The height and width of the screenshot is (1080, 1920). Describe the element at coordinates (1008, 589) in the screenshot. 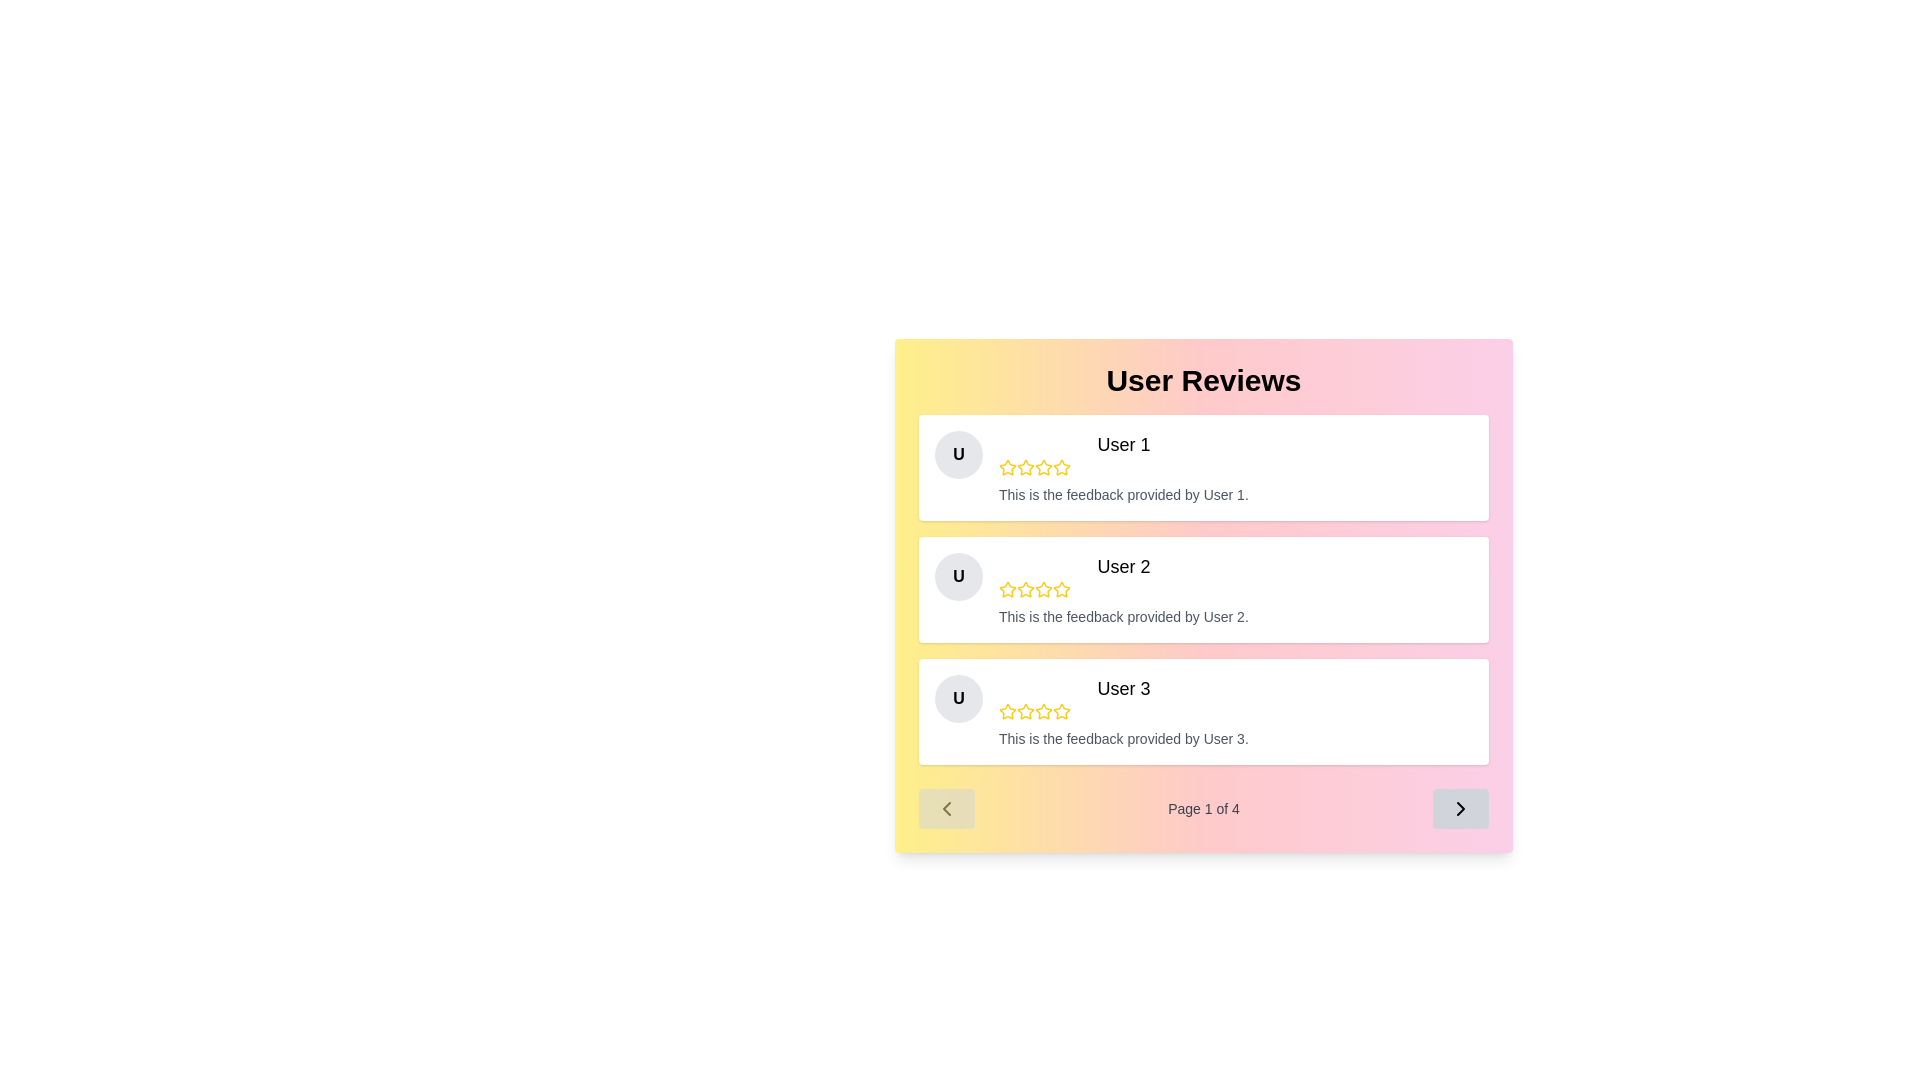

I see `the first star icon in the user review section, which is located within the second card, between the username and the feedback text` at that location.